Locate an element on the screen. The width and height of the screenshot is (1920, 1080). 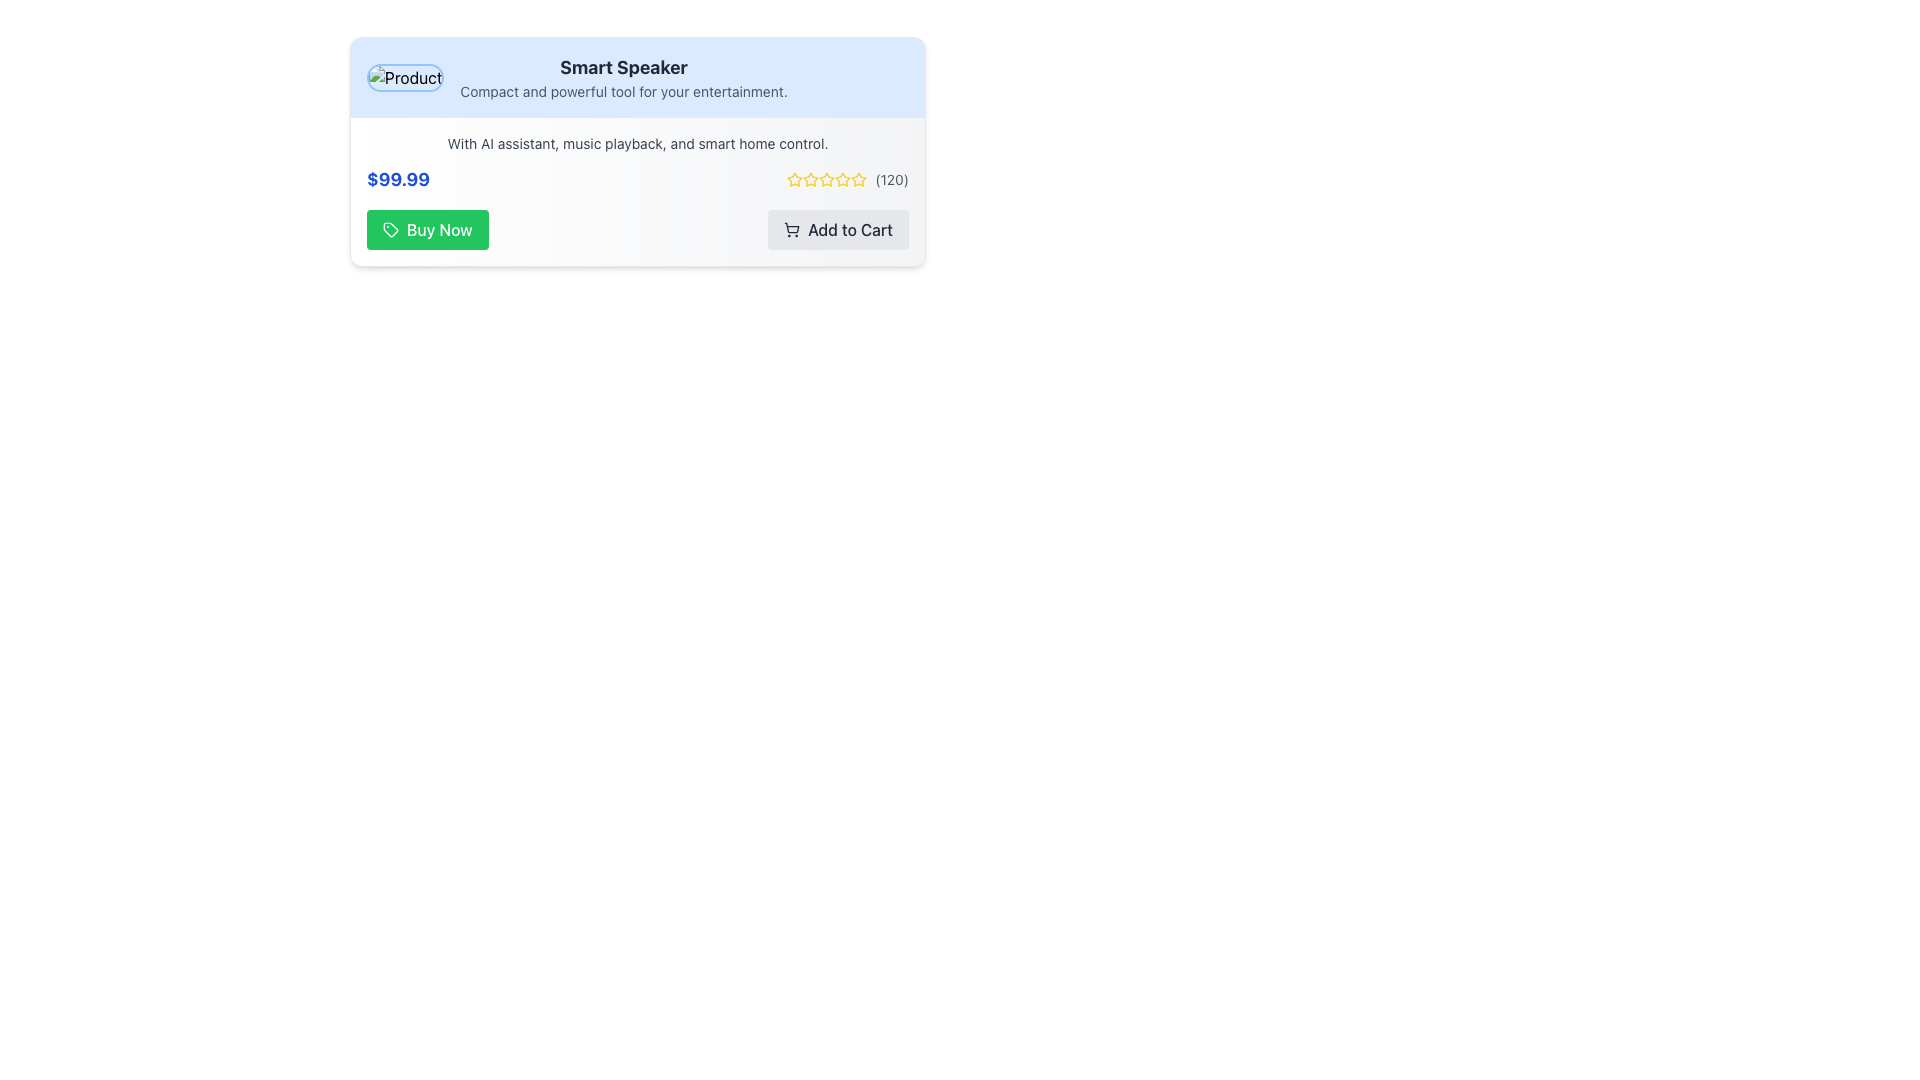
the fifth Rating Star Icon in the horizontal row of five stars, which visually represents the rating level of the product, located to the left of the text '(120)' and beneath the descriptive text of the product card is located at coordinates (859, 180).